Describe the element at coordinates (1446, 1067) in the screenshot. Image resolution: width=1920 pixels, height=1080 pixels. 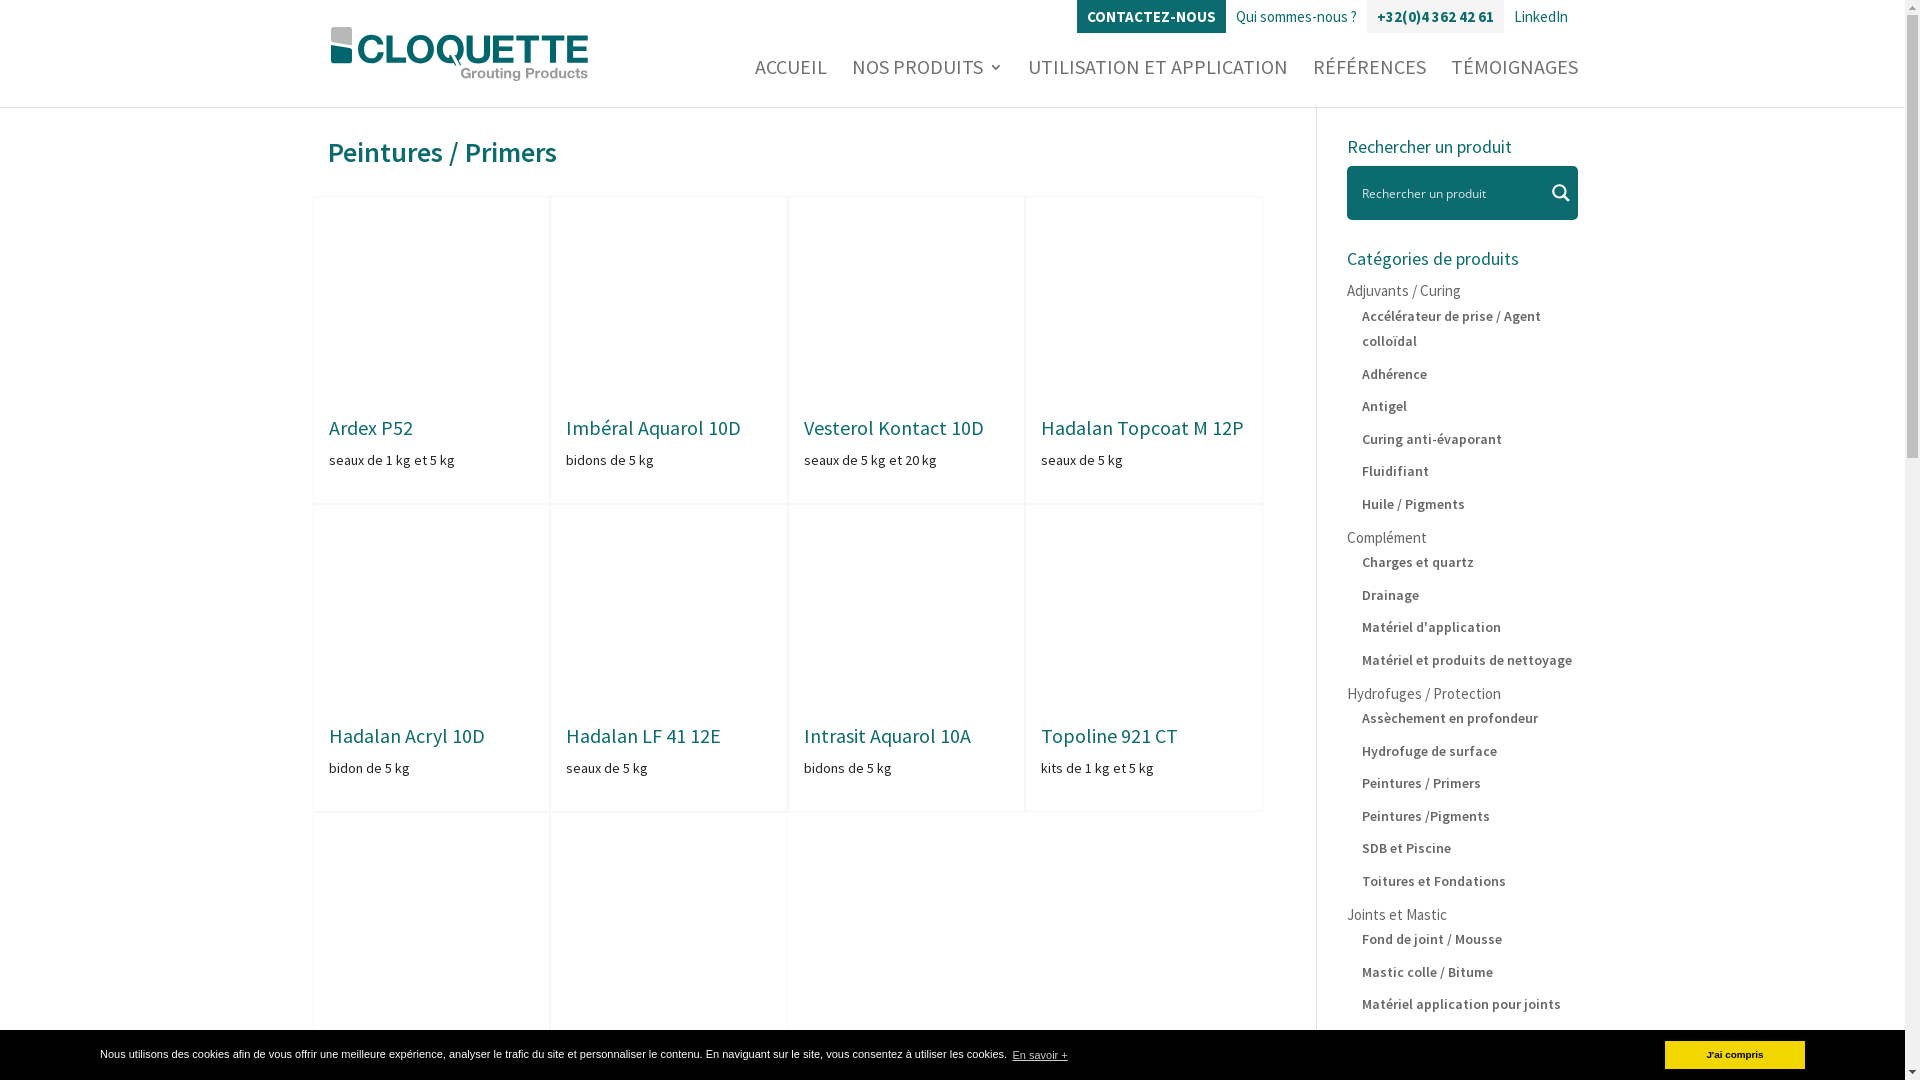
I see `'Scellement/rejointoiement'` at that location.